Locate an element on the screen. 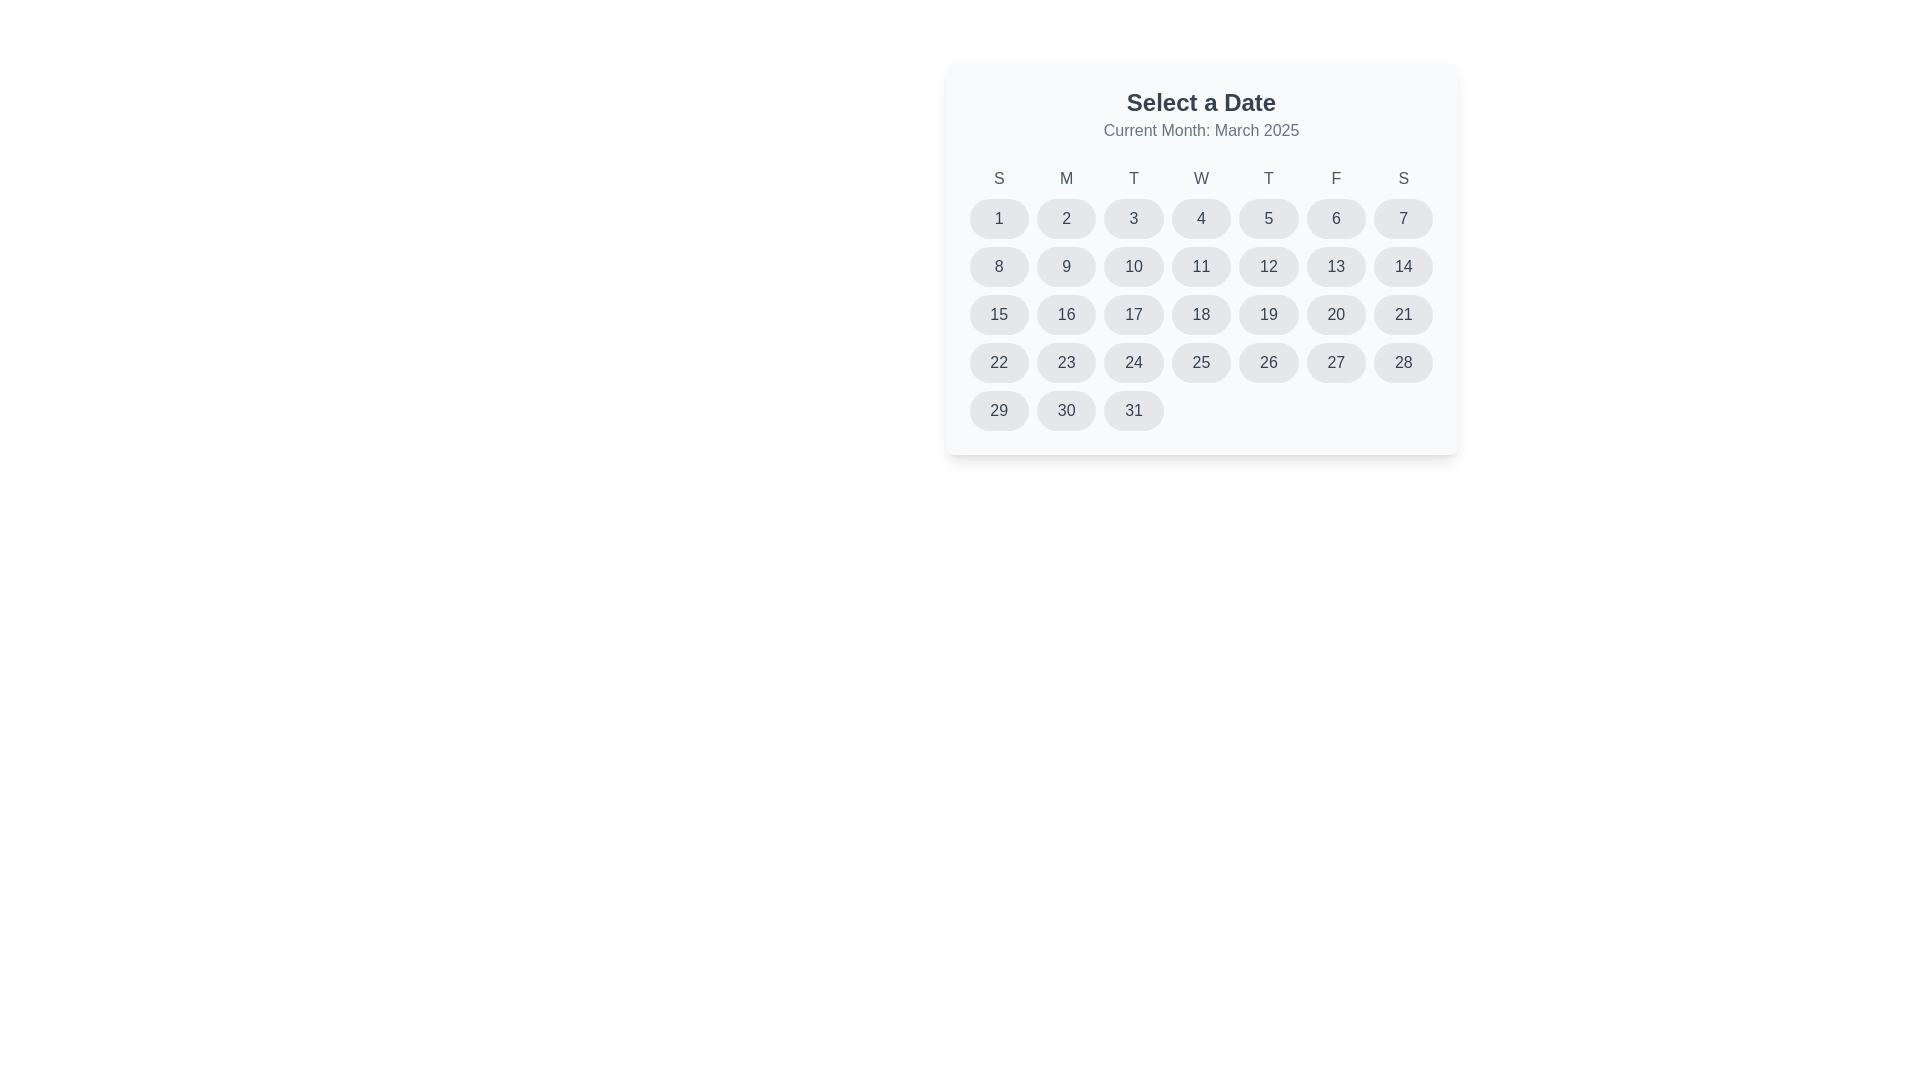  the circular button with a gray background displaying the number '10' in black font, located in the second row and third column of the calendar grid under 'T' for Tuesday is located at coordinates (1134, 265).